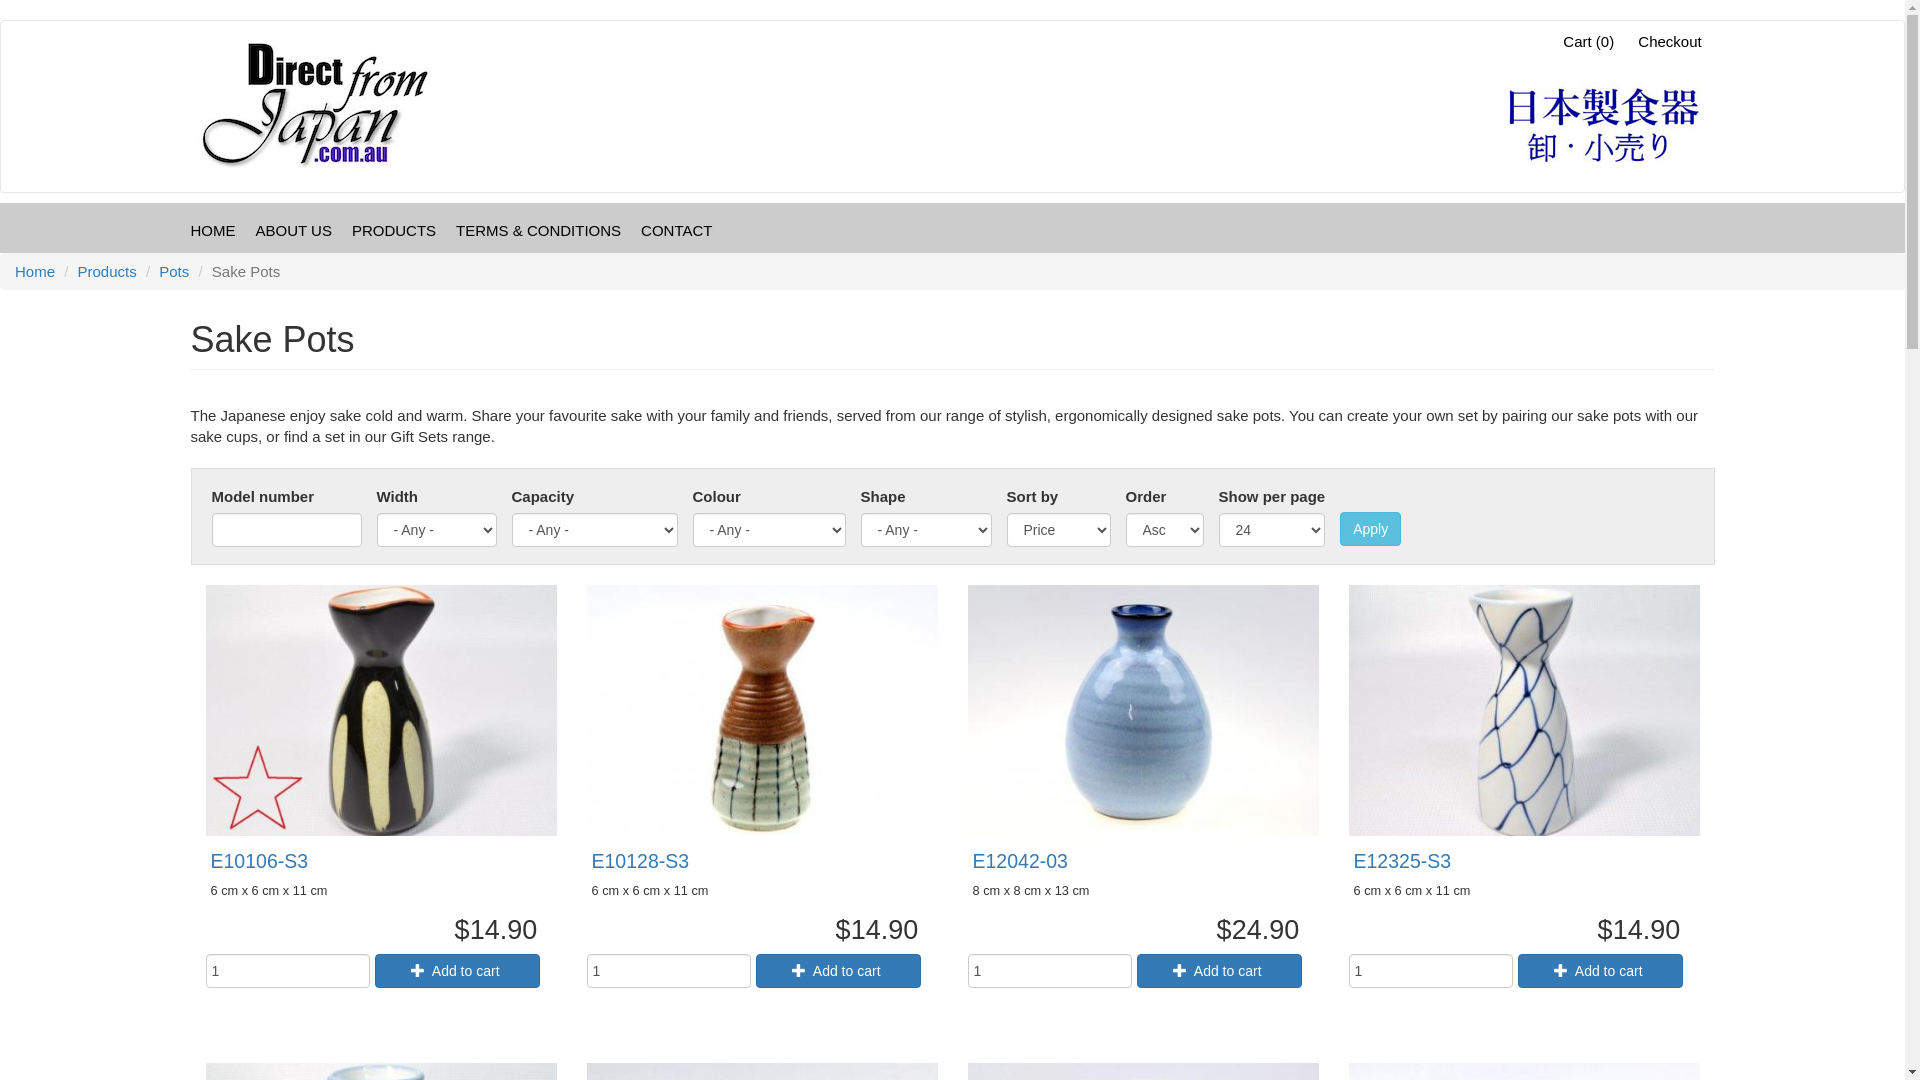 This screenshot has height=1080, width=1920. I want to click on 'PRODUCTS', so click(393, 229).